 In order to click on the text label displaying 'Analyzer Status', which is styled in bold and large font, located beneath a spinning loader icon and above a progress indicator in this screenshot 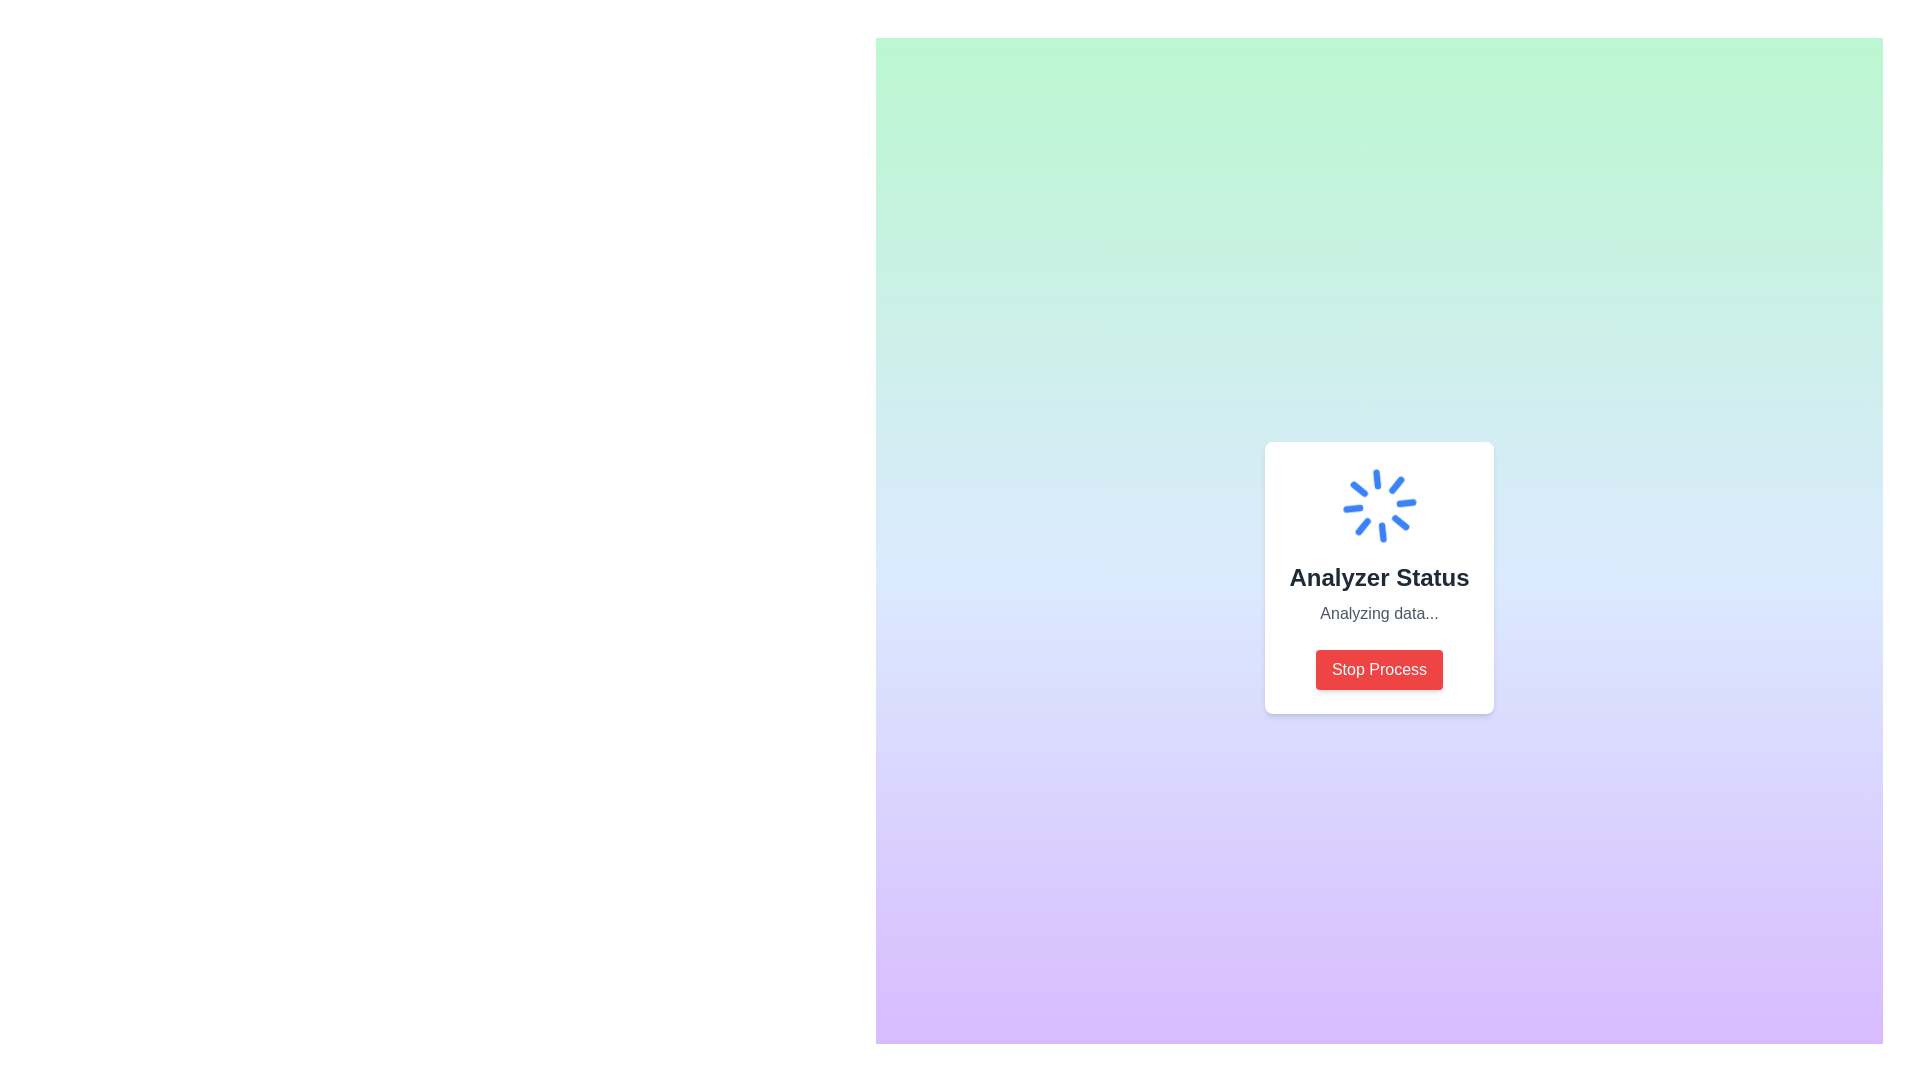, I will do `click(1378, 578)`.